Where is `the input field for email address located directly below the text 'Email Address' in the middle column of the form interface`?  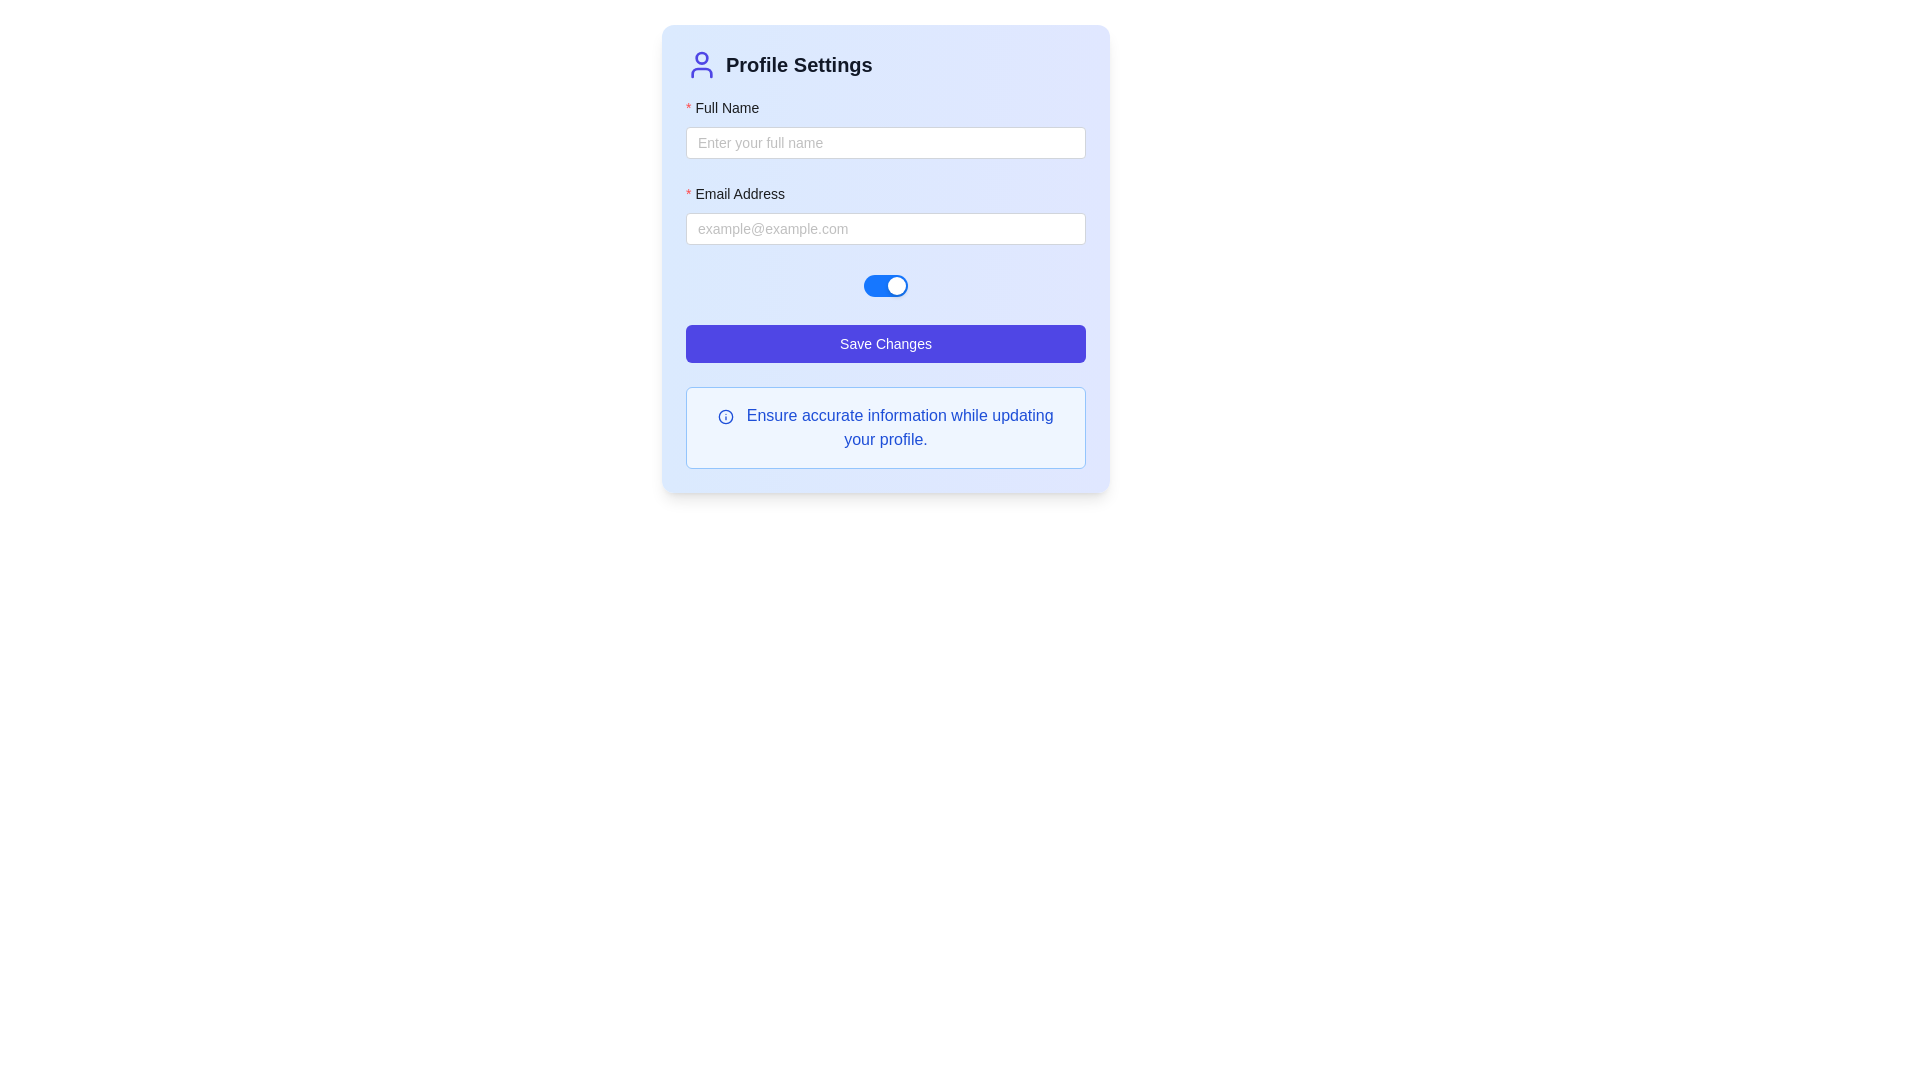 the input field for email address located directly below the text 'Email Address' in the middle column of the form interface is located at coordinates (885, 227).